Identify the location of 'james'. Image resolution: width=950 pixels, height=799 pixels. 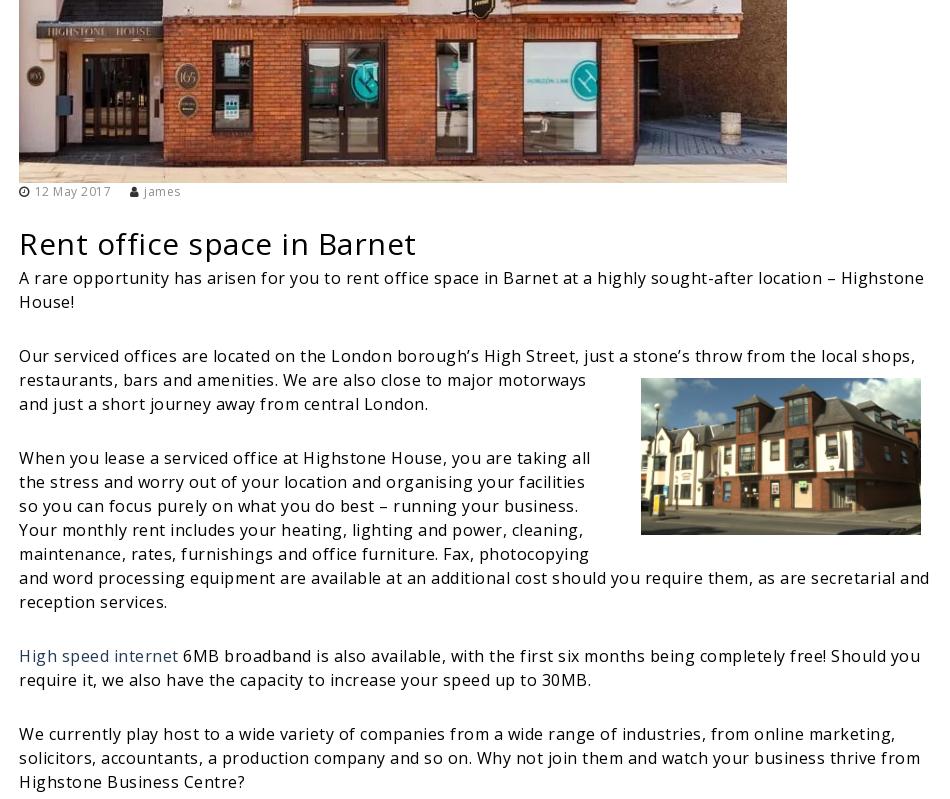
(161, 190).